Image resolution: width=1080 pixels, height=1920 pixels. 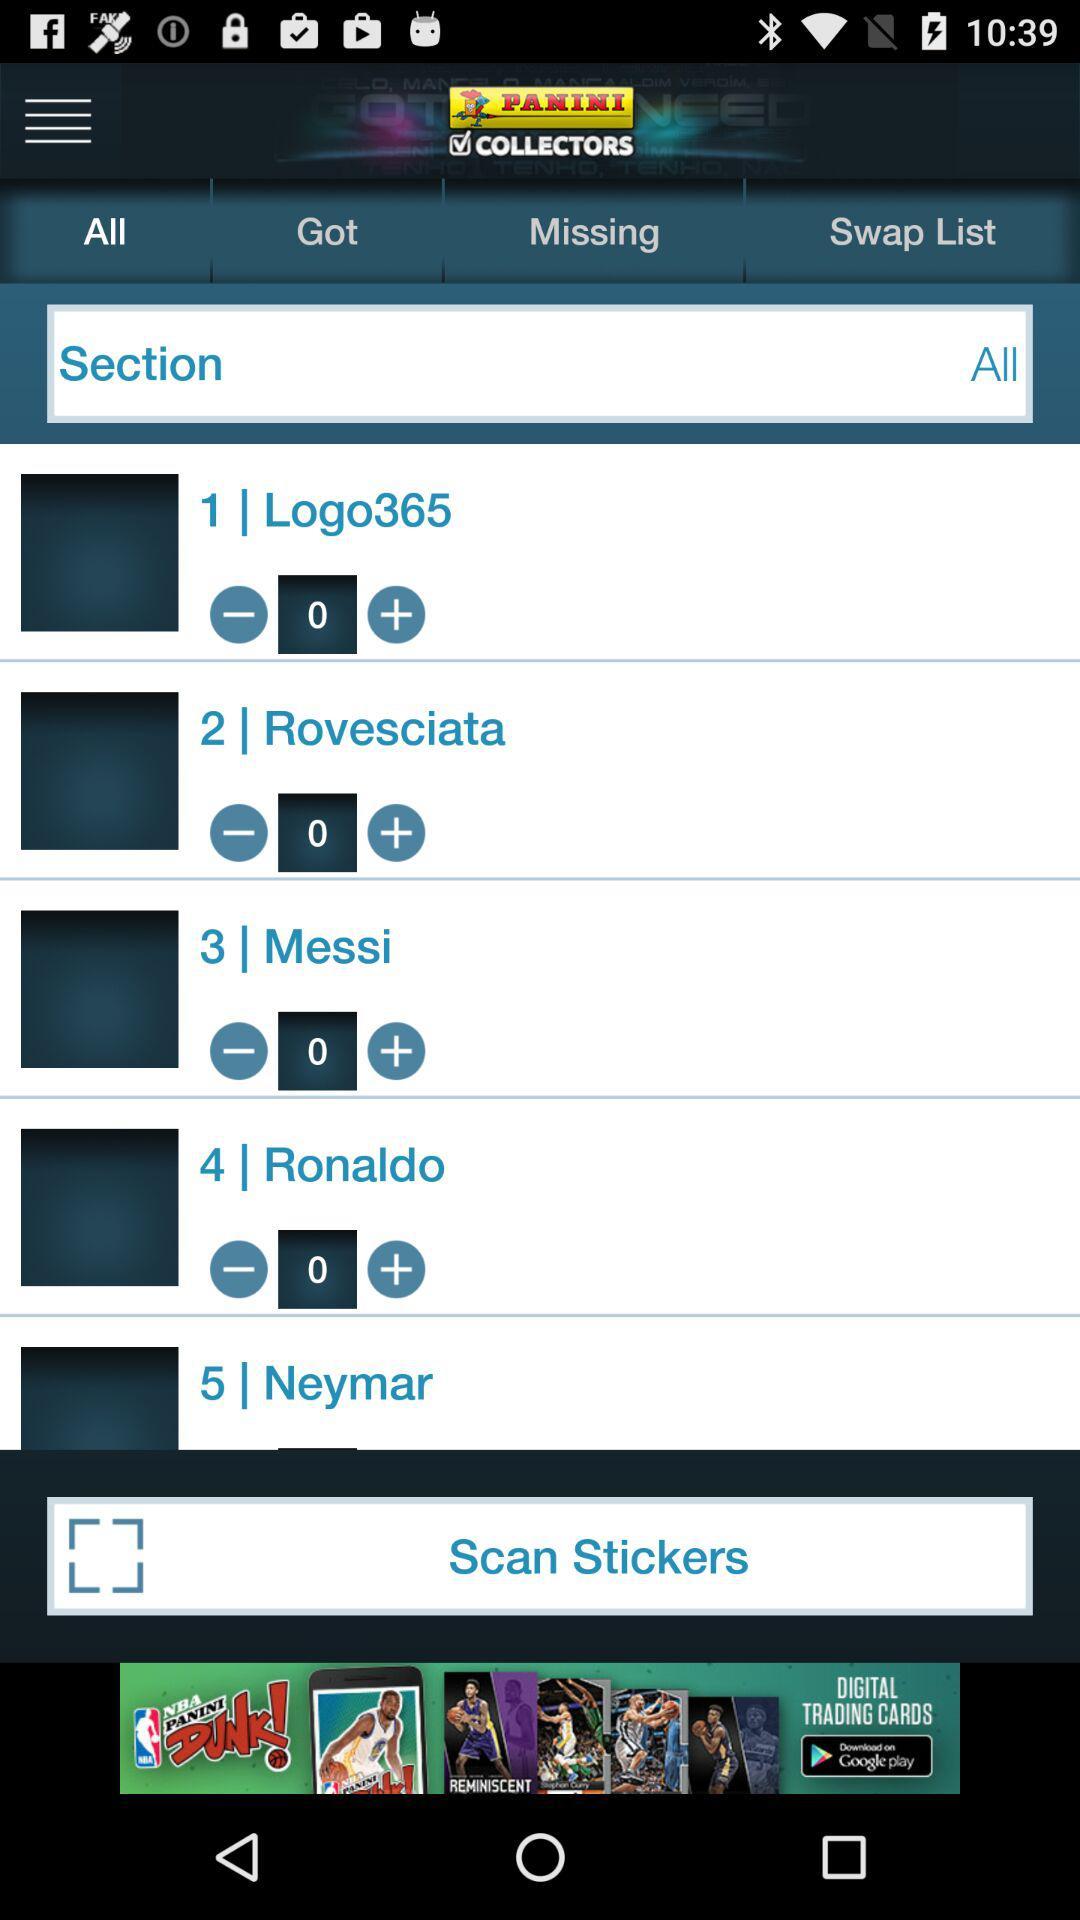 I want to click on subtraction option, so click(x=237, y=1268).